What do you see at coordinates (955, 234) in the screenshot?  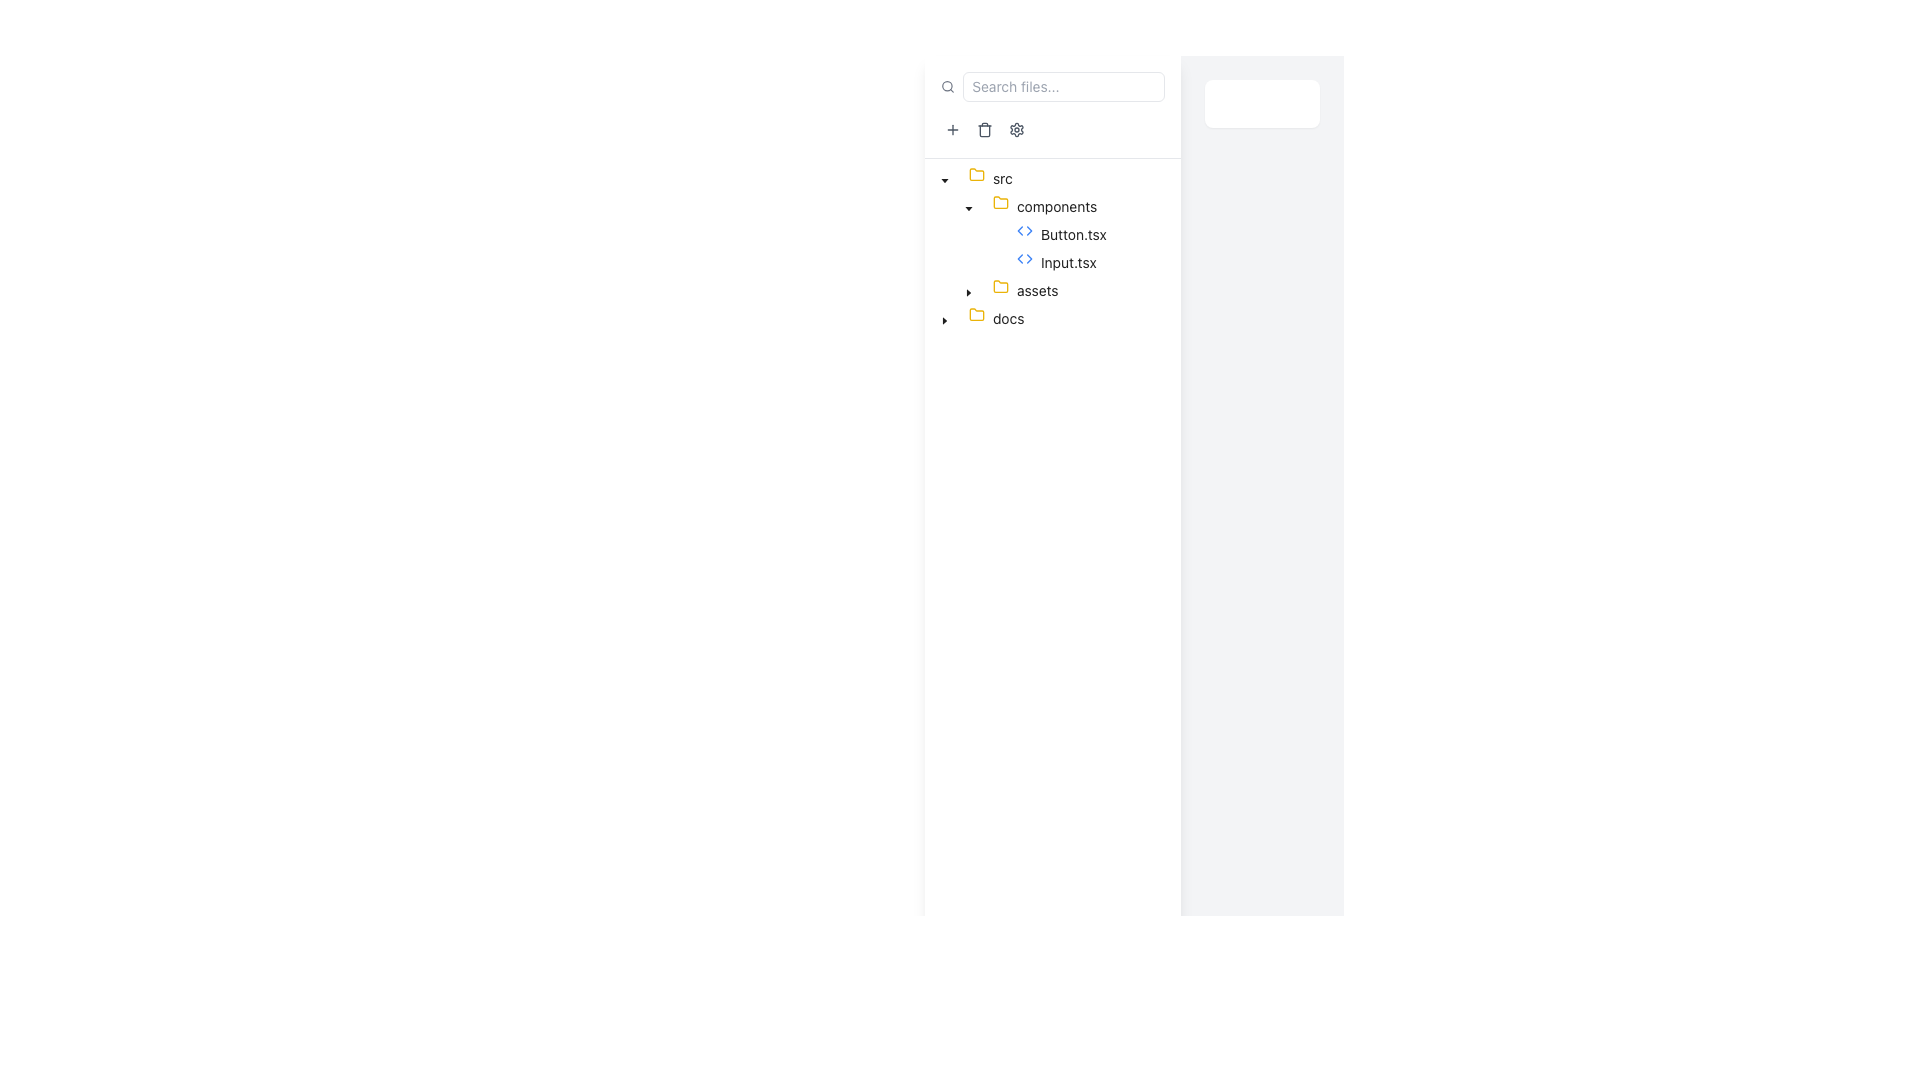 I see `the indentation mark that visually indicates the hierarchical level of the tree node 'Button.tsx' in the tree view` at bounding box center [955, 234].